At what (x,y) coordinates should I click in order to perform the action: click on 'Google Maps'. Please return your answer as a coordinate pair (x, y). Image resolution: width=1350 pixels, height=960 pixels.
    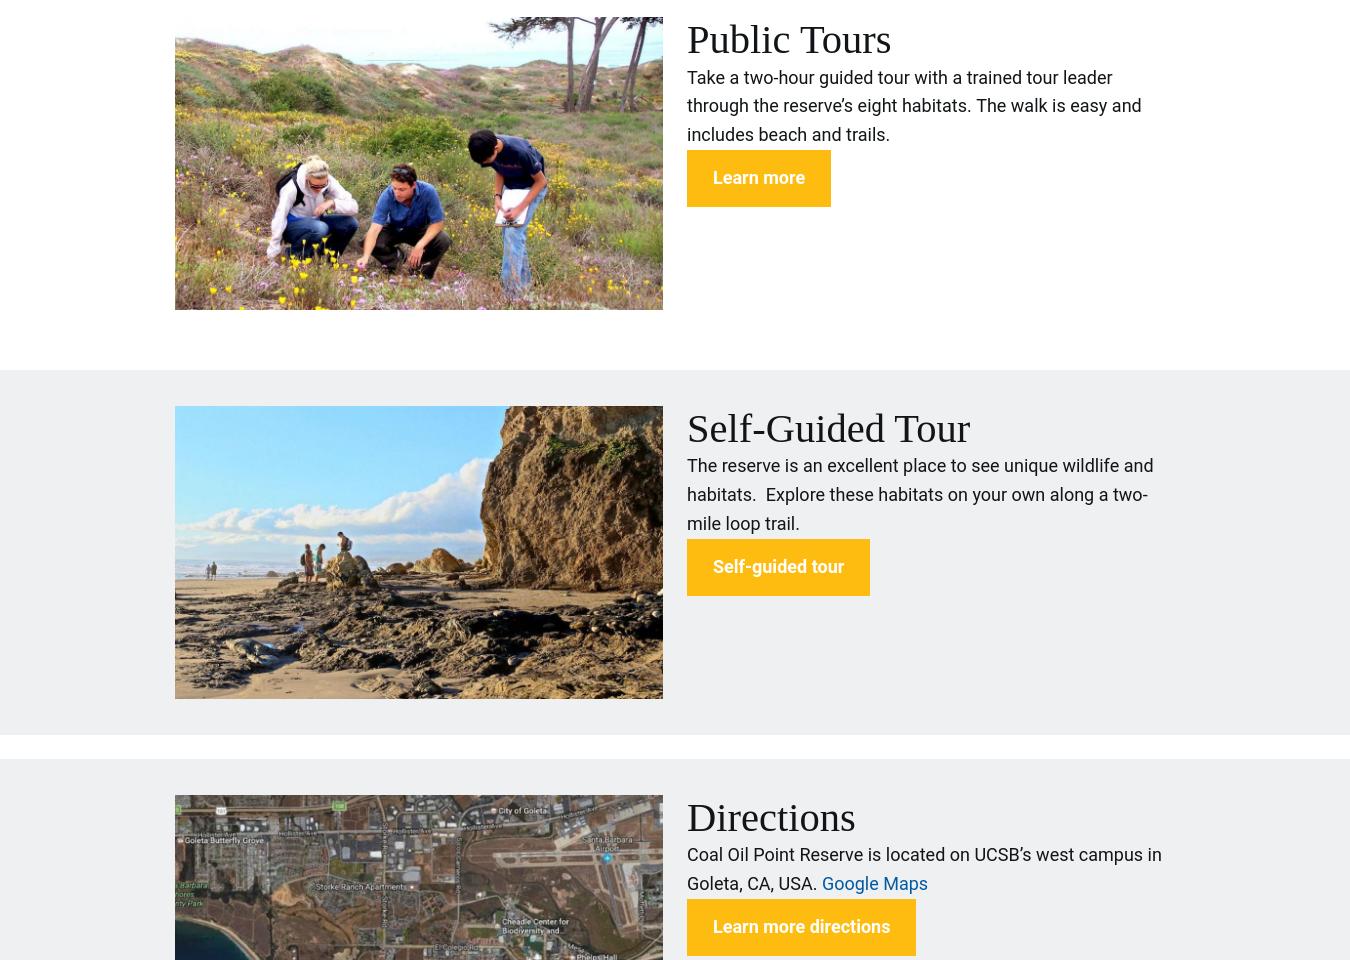
    Looking at the image, I should click on (874, 881).